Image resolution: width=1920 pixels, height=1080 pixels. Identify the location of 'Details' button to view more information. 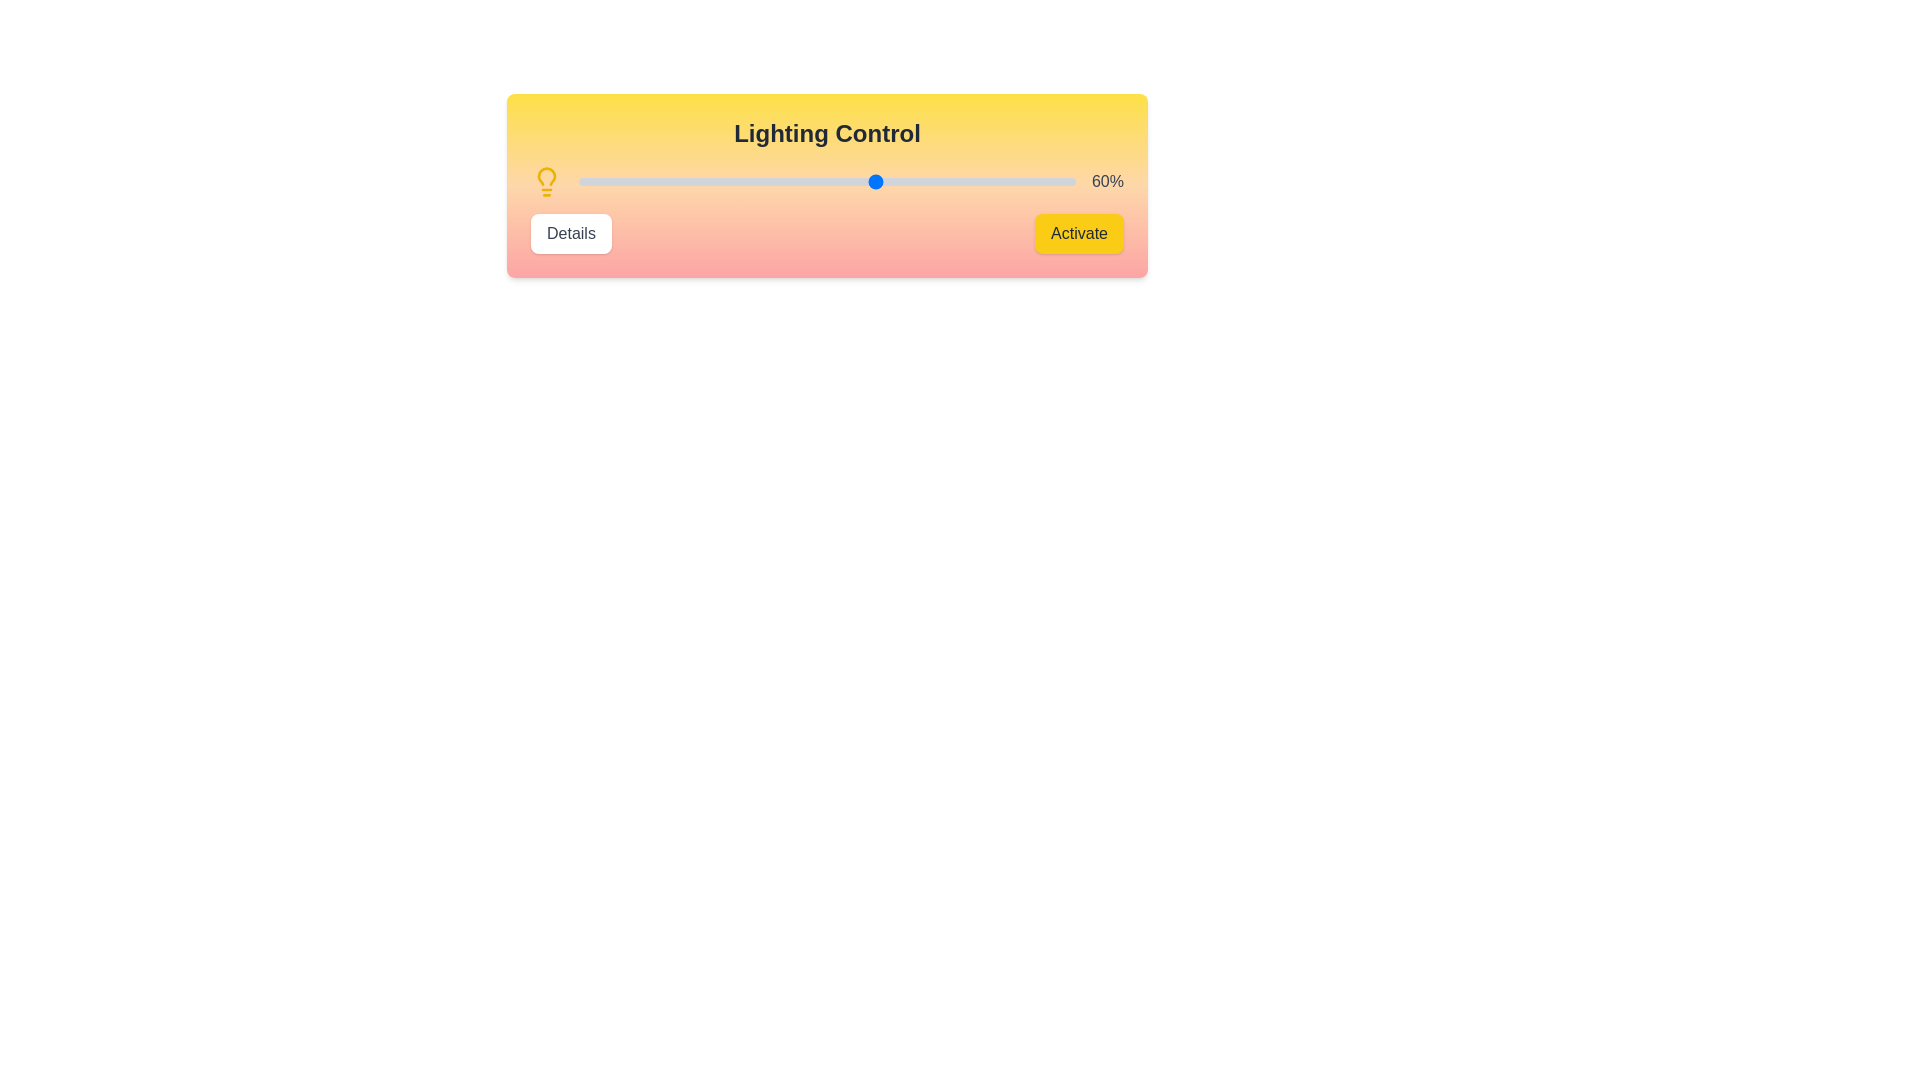
(570, 233).